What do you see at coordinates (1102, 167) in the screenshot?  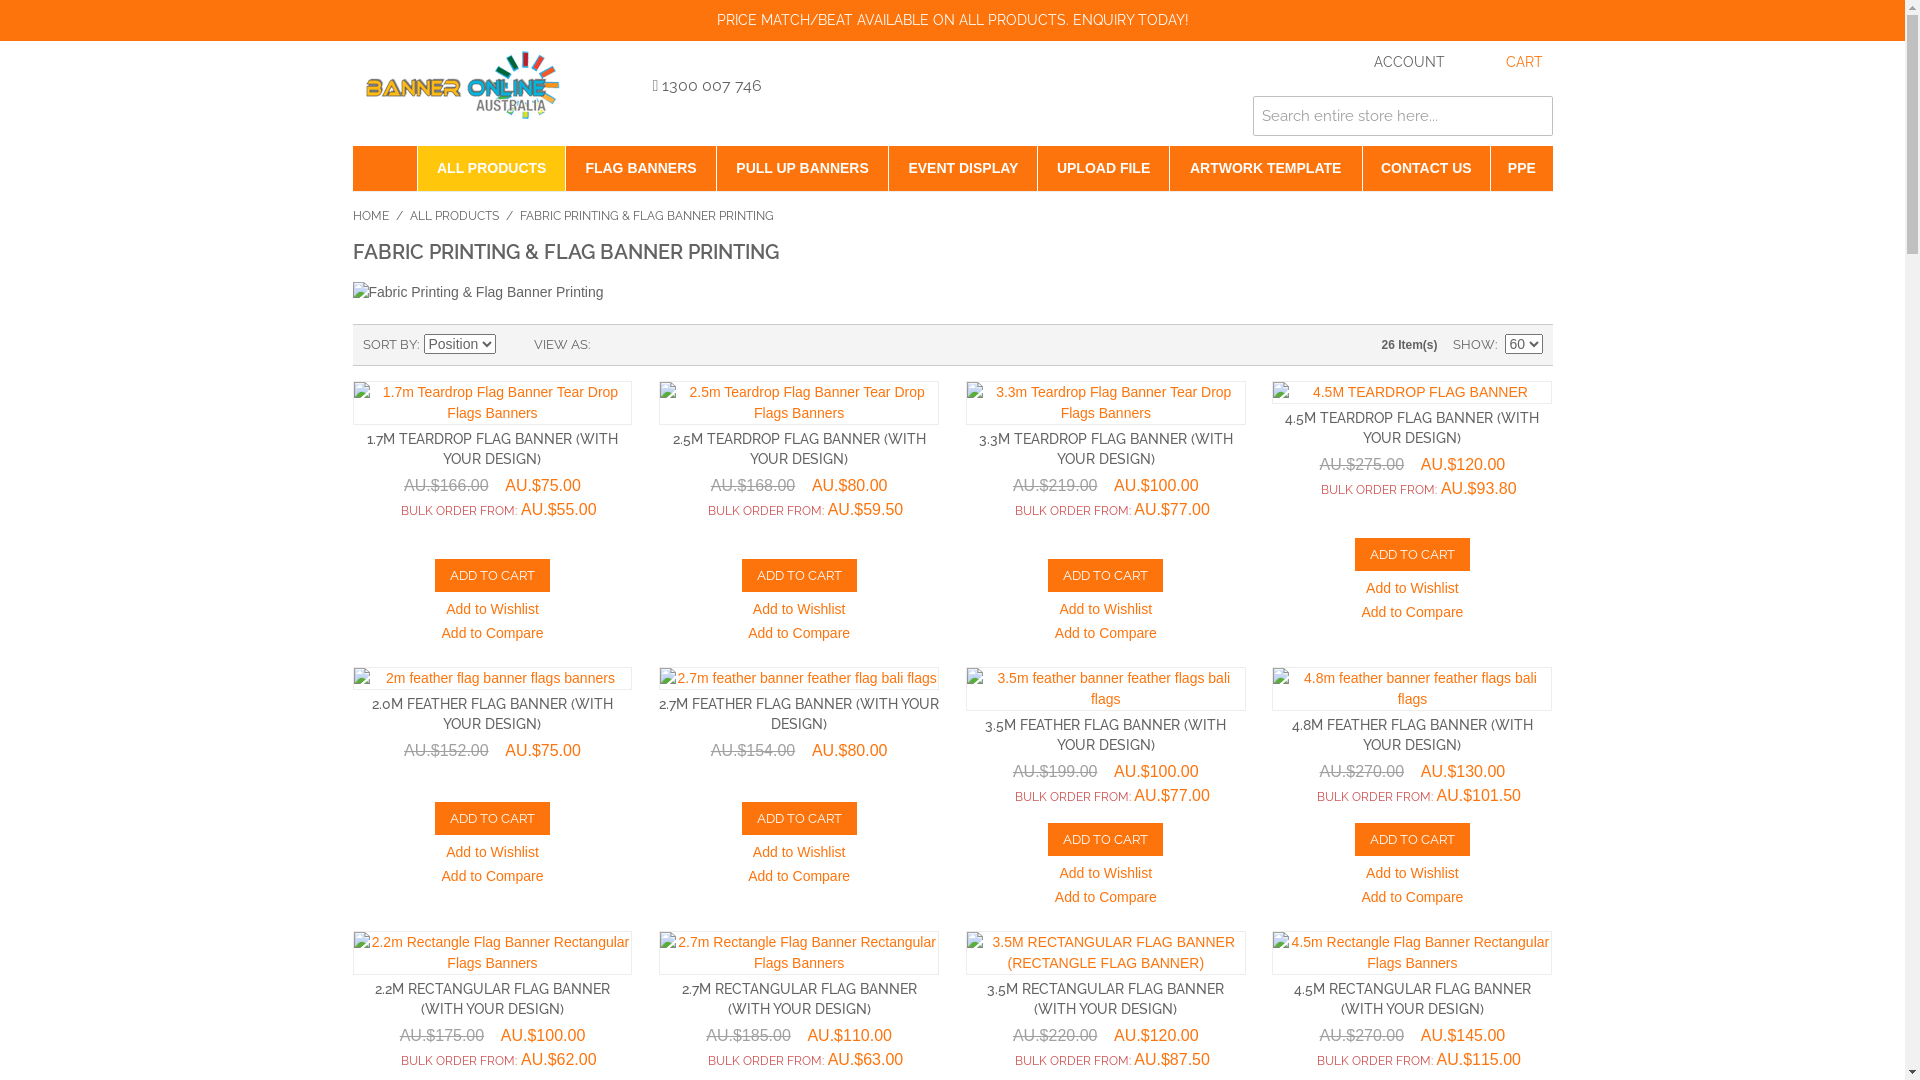 I see `'UPLOAD FILE'` at bounding box center [1102, 167].